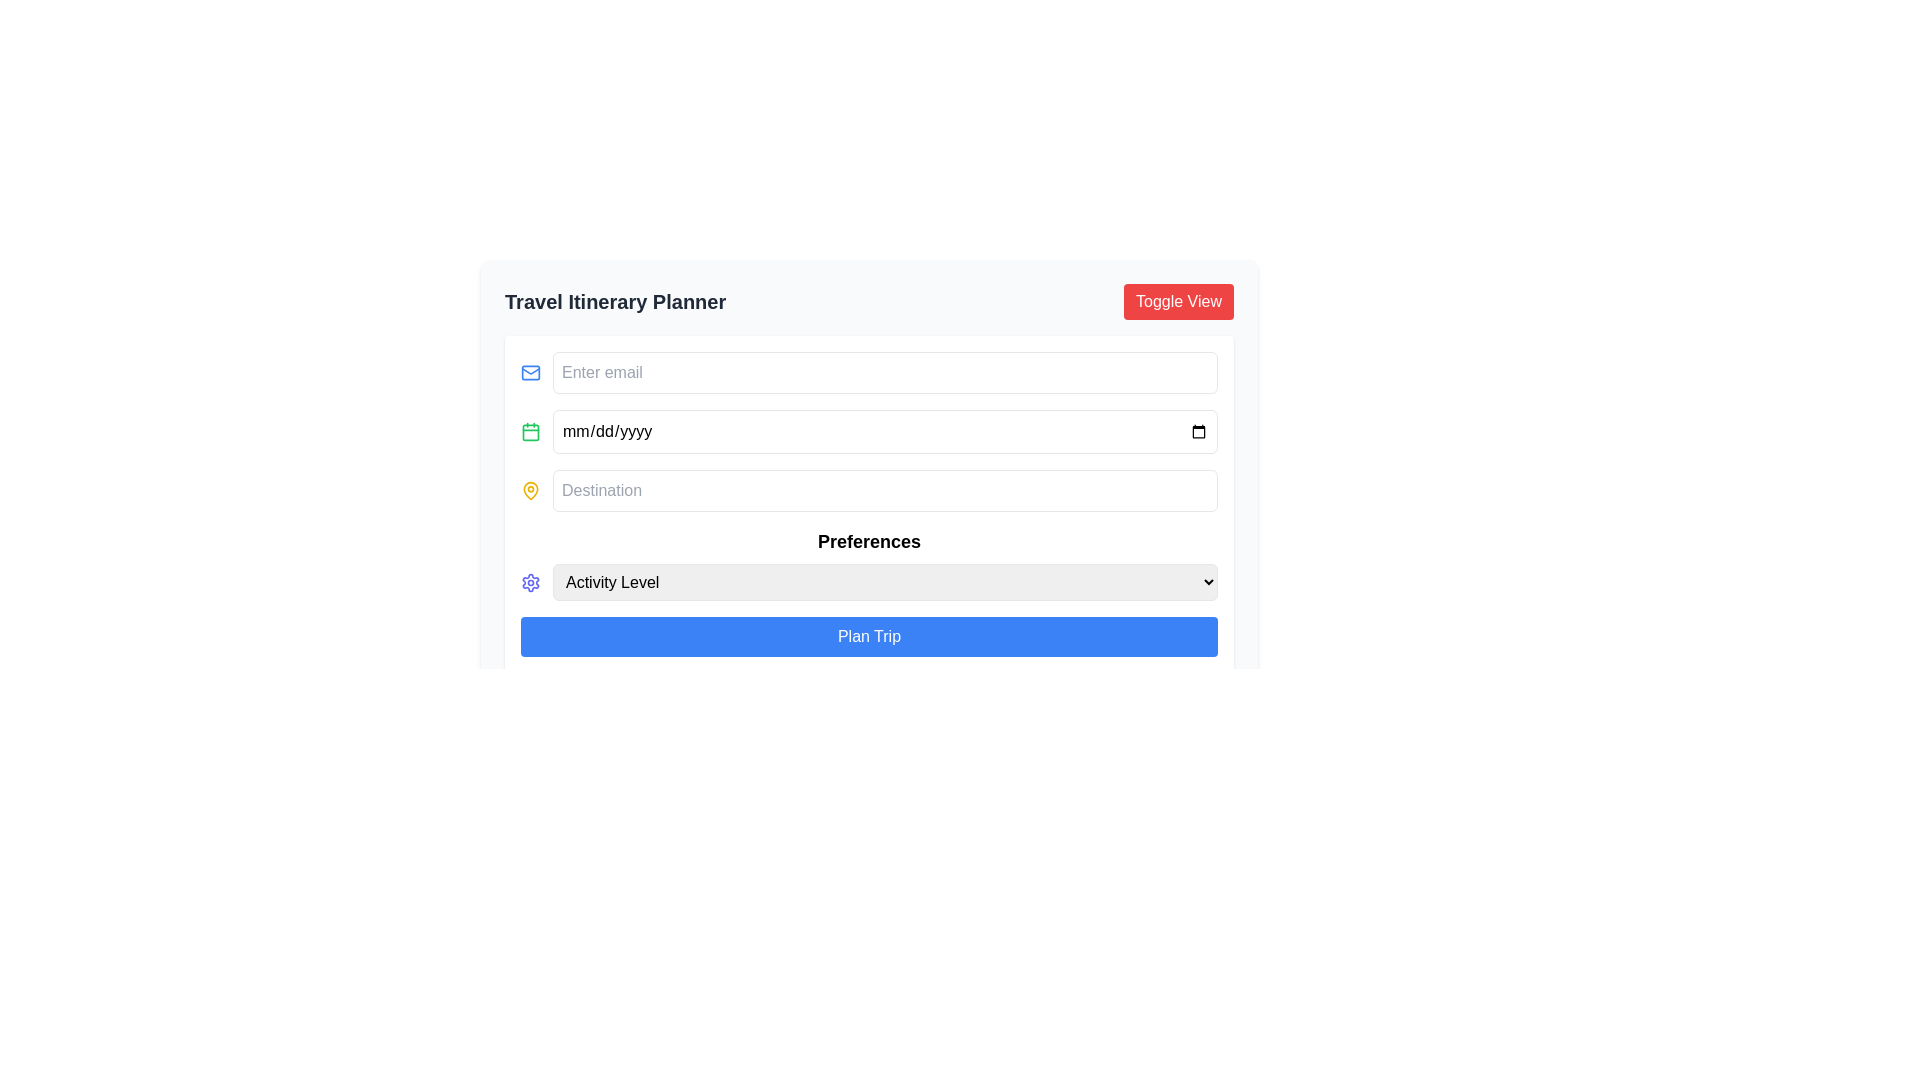  What do you see at coordinates (869, 542) in the screenshot?
I see `the non-interactive label that introduces or categorizes user preferences, positioned above the 'Activity Level' dropdown and below the 'Destination' input field` at bounding box center [869, 542].